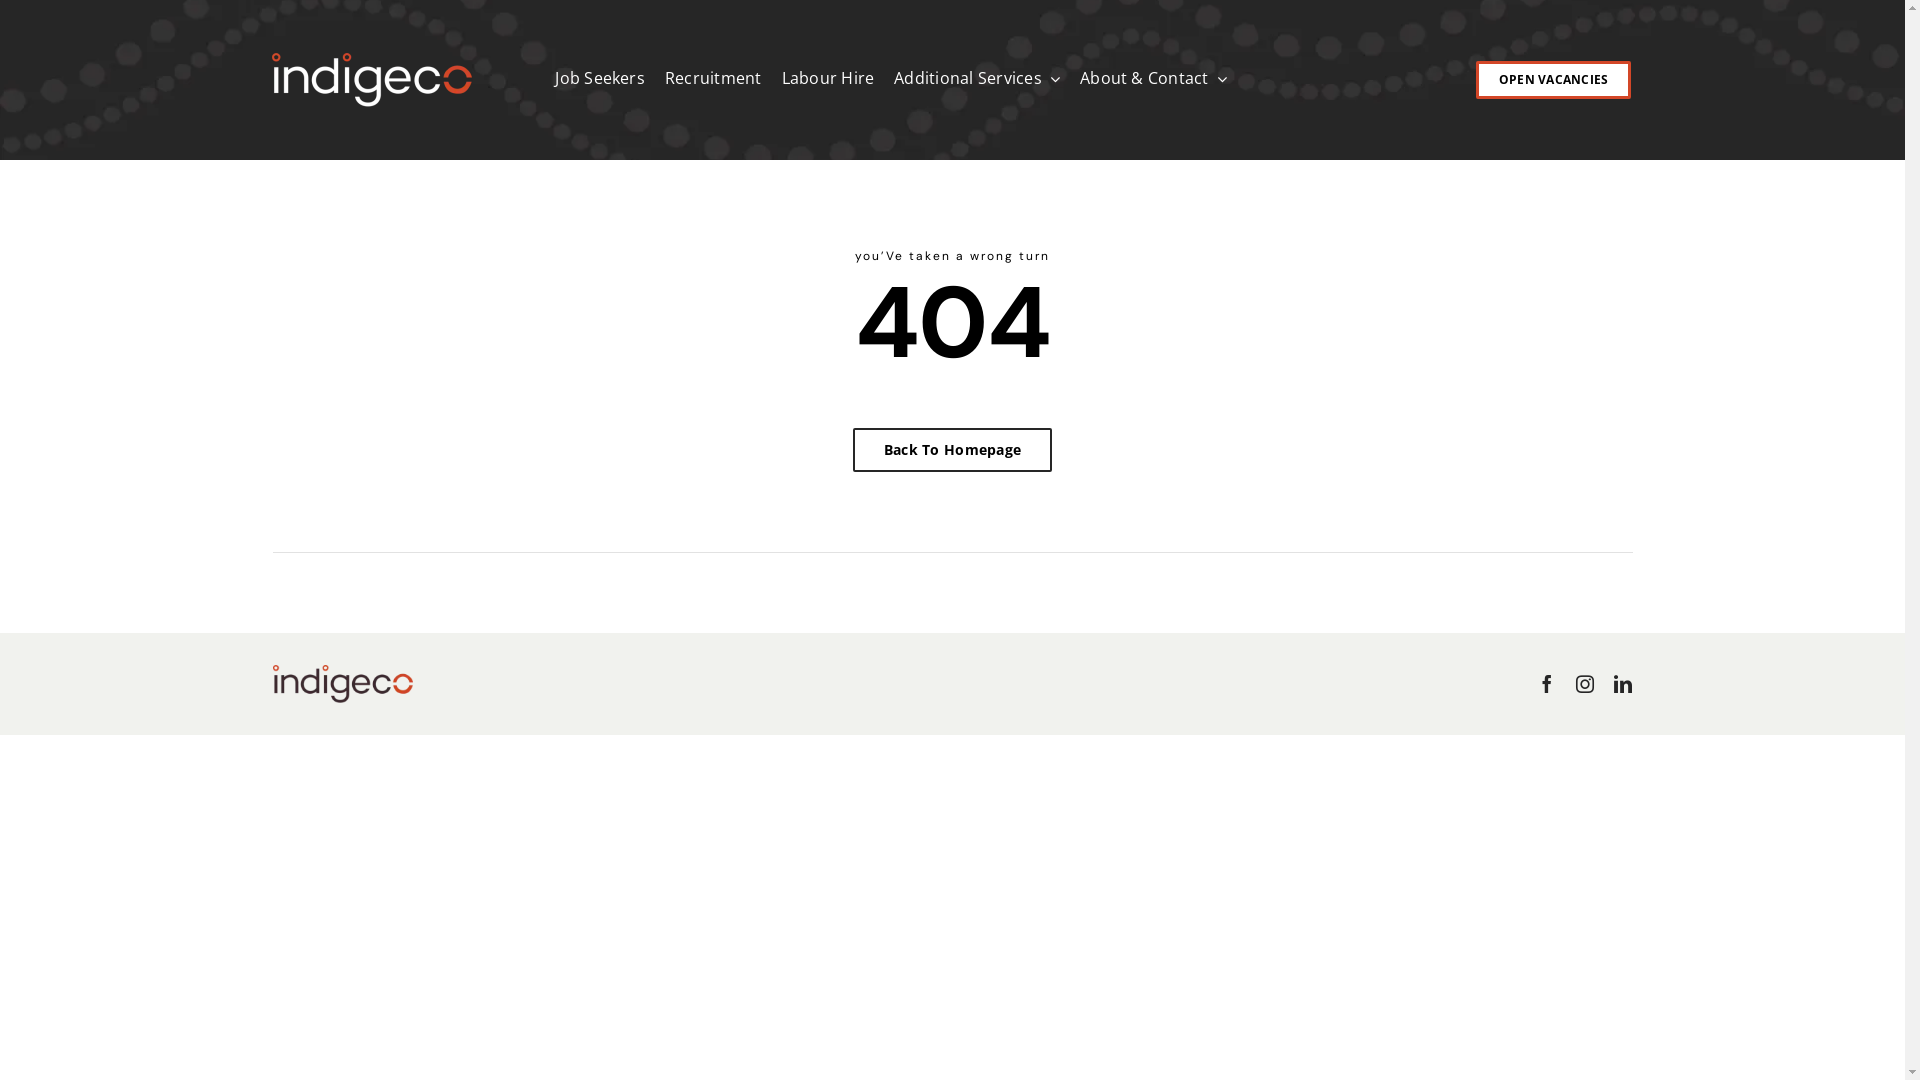 The width and height of the screenshot is (1920, 1080). What do you see at coordinates (1583, 682) in the screenshot?
I see `'Instagram'` at bounding box center [1583, 682].